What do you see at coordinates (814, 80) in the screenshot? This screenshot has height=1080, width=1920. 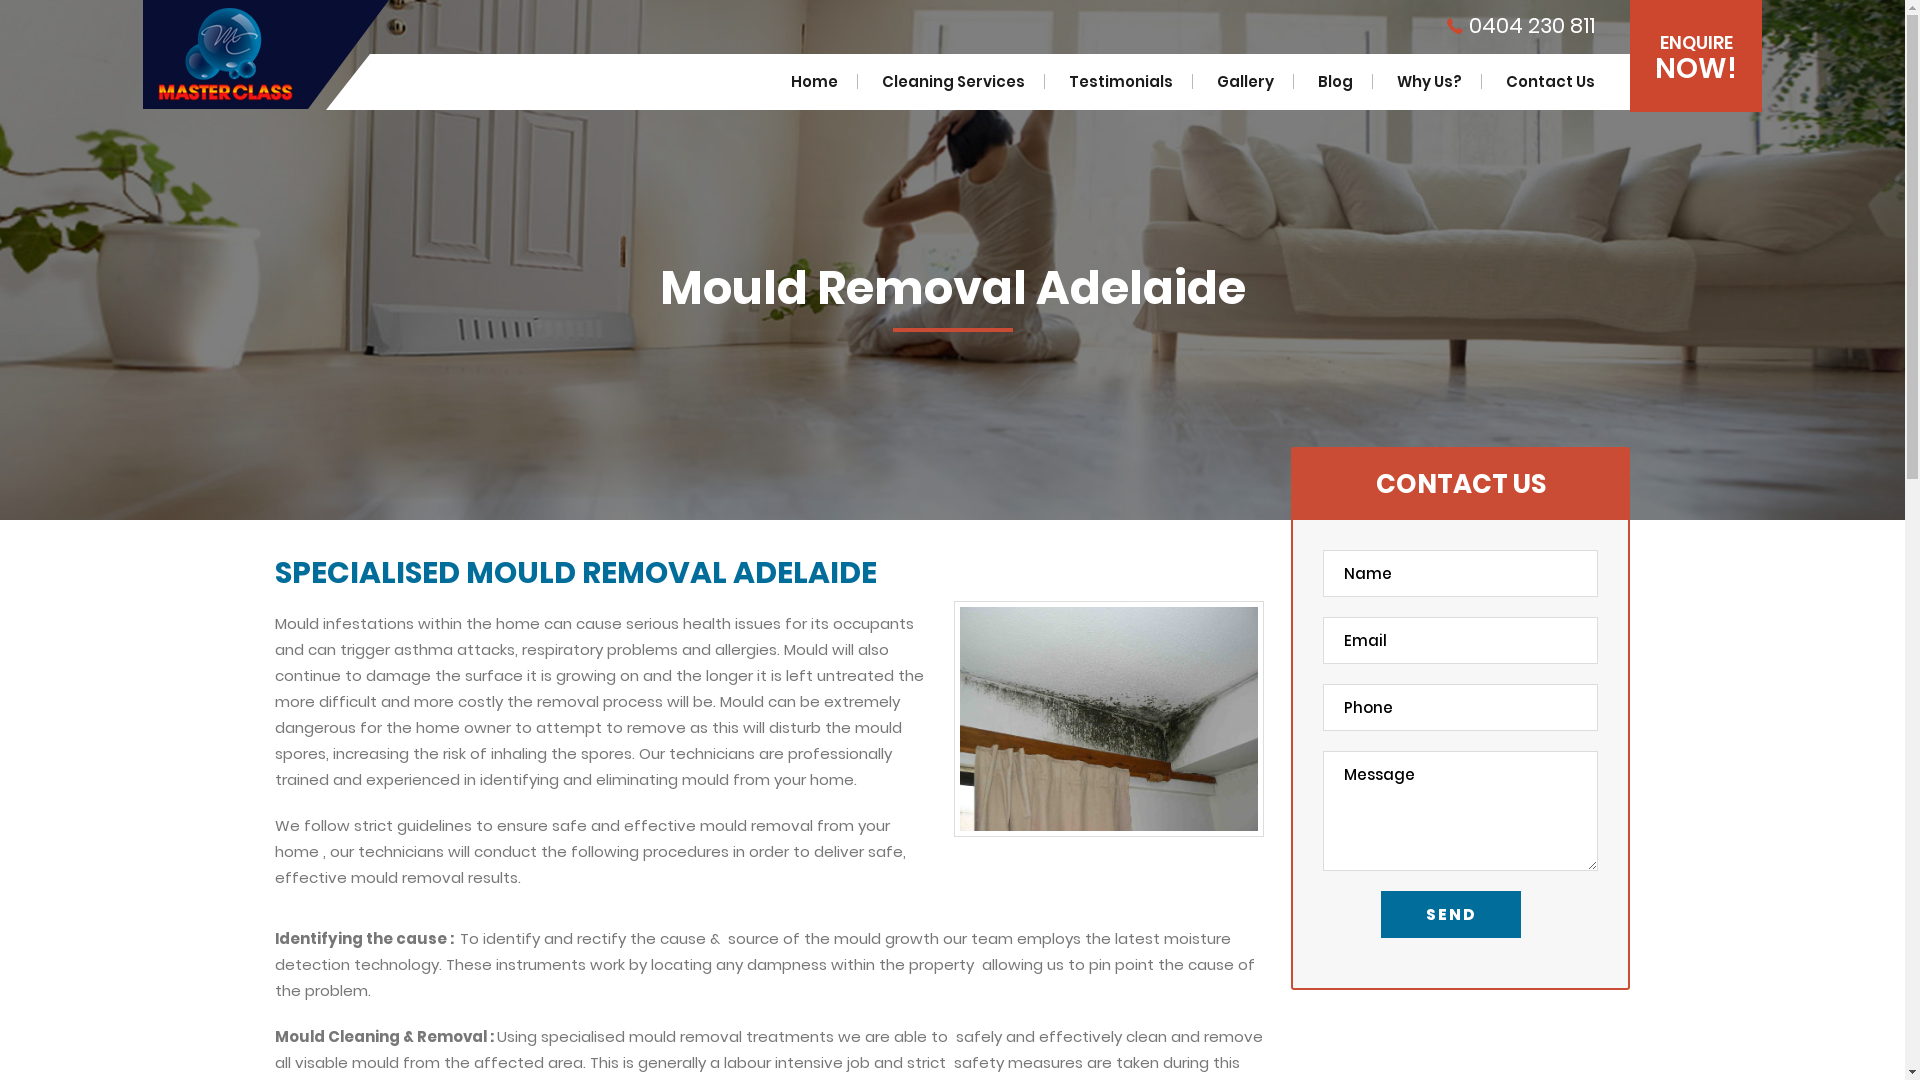 I see `'Home'` at bounding box center [814, 80].